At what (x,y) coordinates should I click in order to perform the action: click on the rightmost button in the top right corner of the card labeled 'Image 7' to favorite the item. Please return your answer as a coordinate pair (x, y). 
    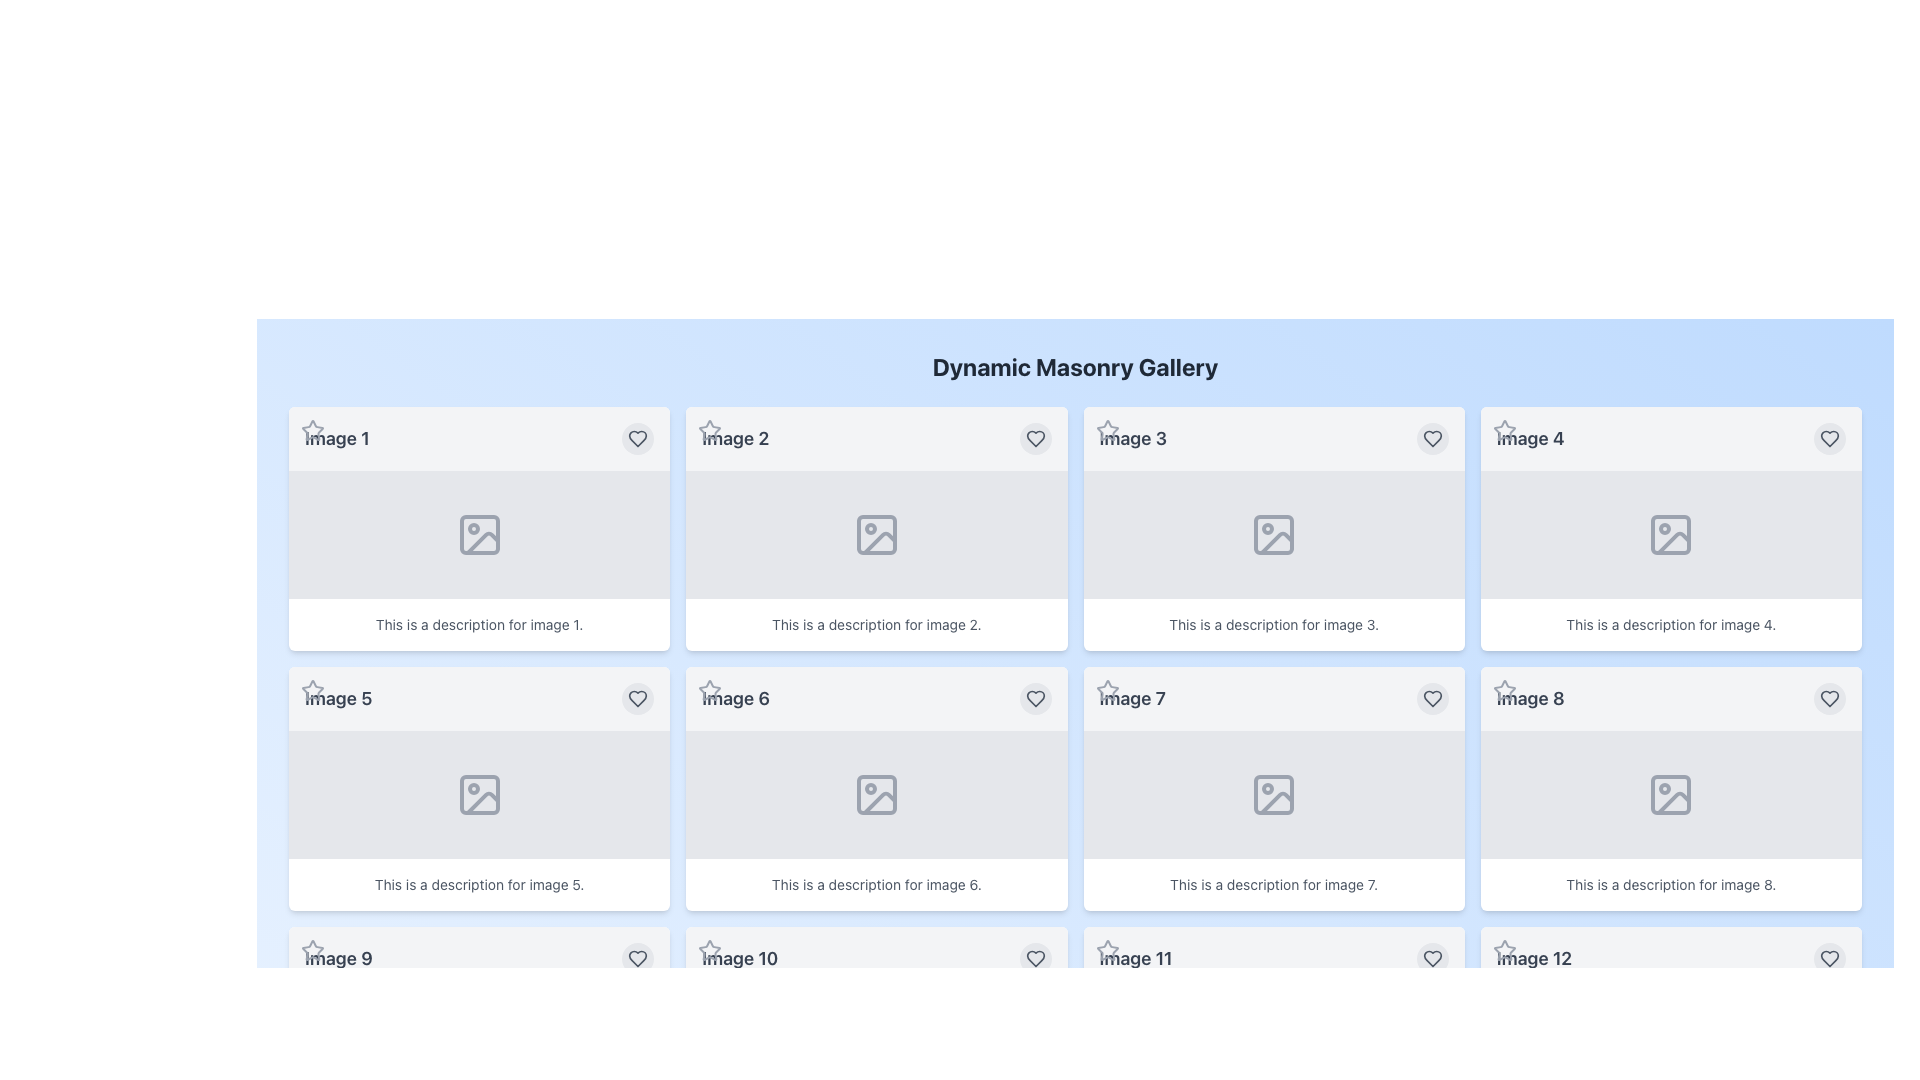
    Looking at the image, I should click on (1431, 697).